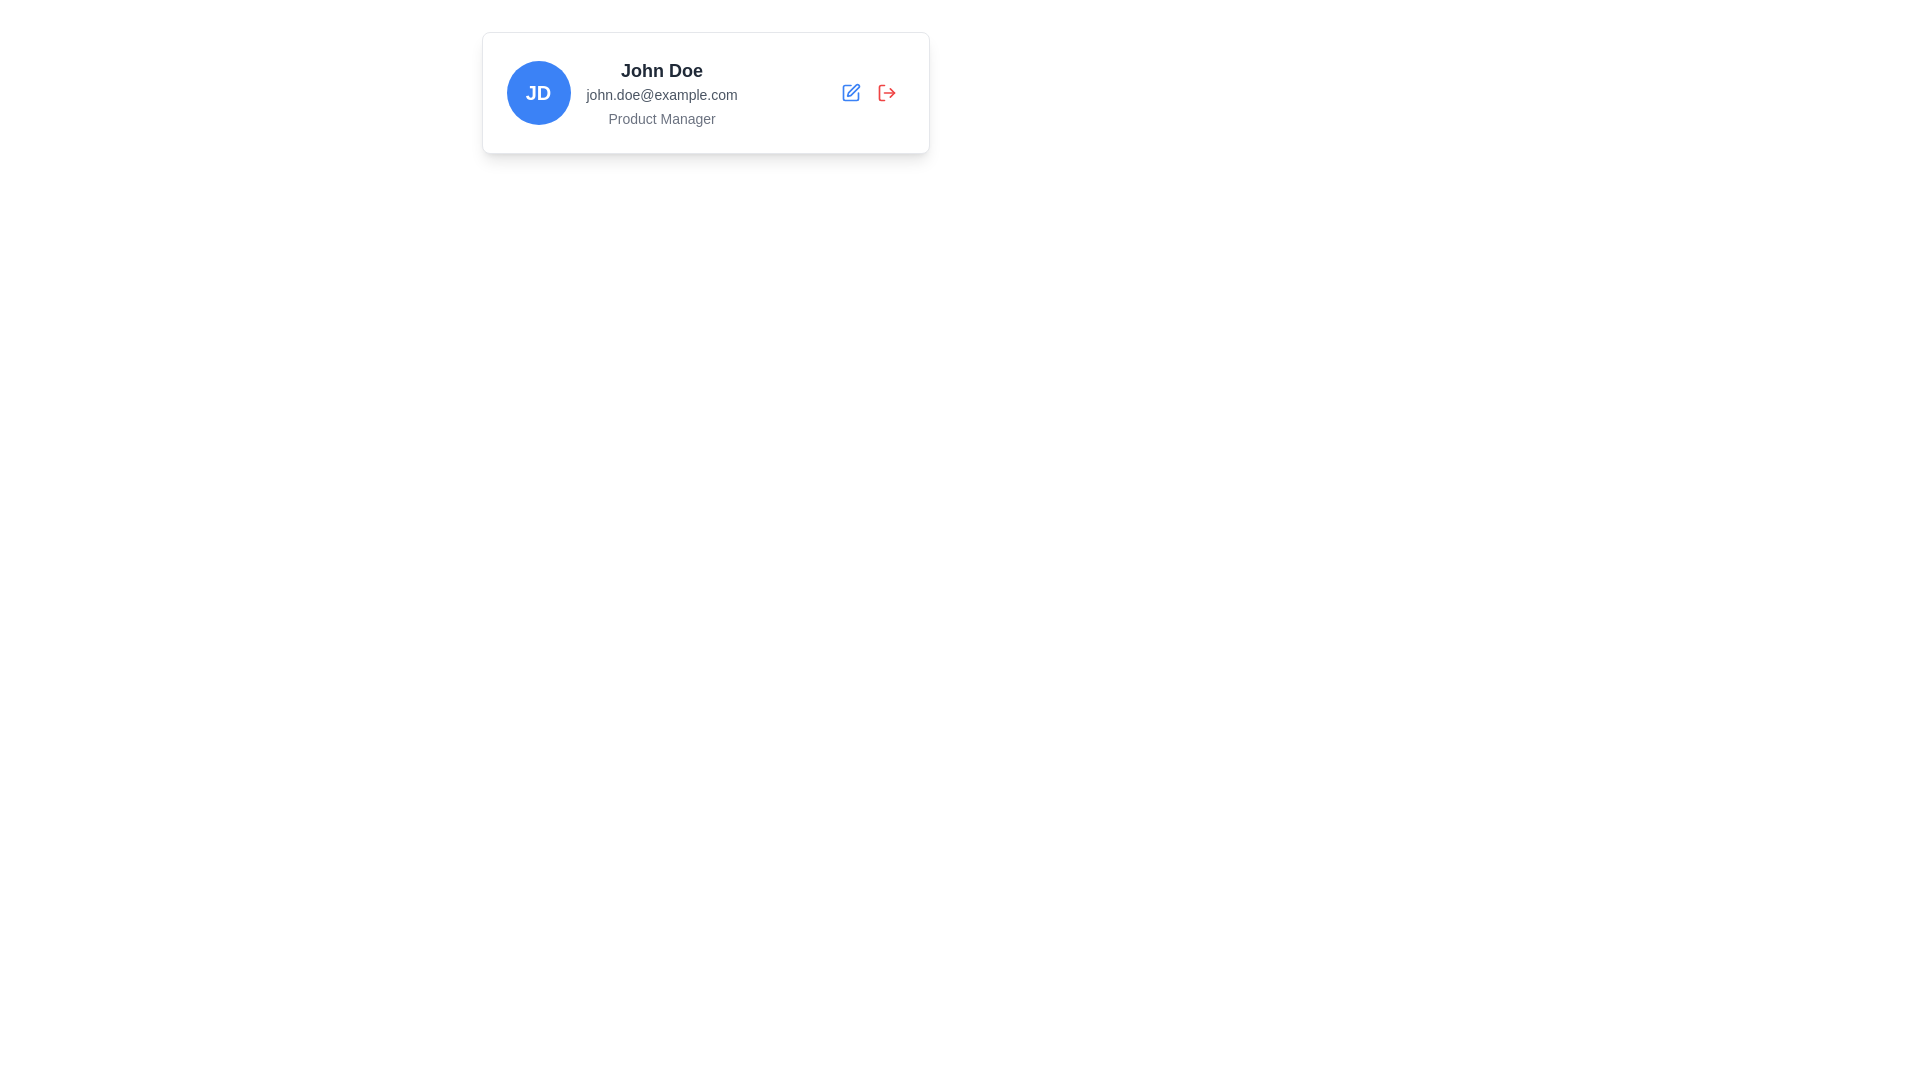  What do you see at coordinates (850, 92) in the screenshot?
I see `the blue square icon with a pen symbol located in the upper-right section of the user information card` at bounding box center [850, 92].